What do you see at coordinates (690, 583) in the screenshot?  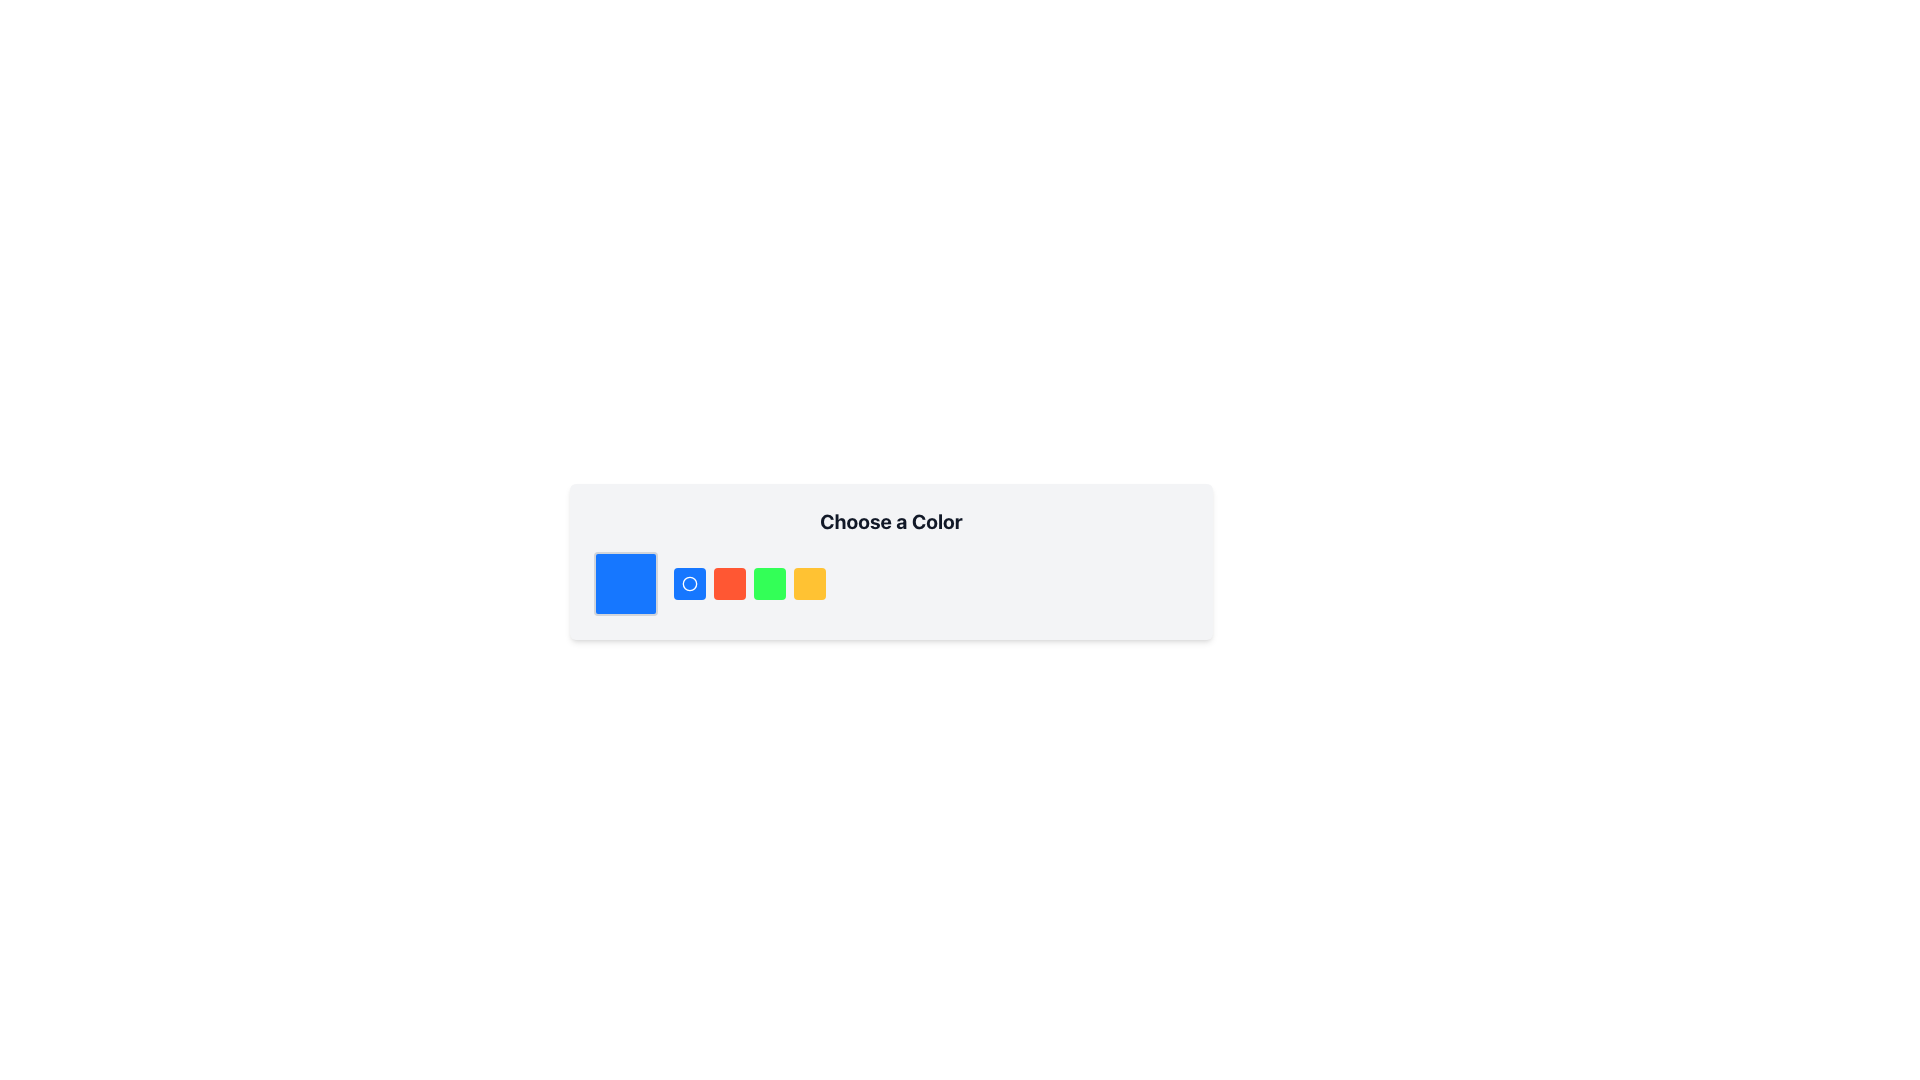 I see `the circular selection indicator icon with a white outline` at bounding box center [690, 583].